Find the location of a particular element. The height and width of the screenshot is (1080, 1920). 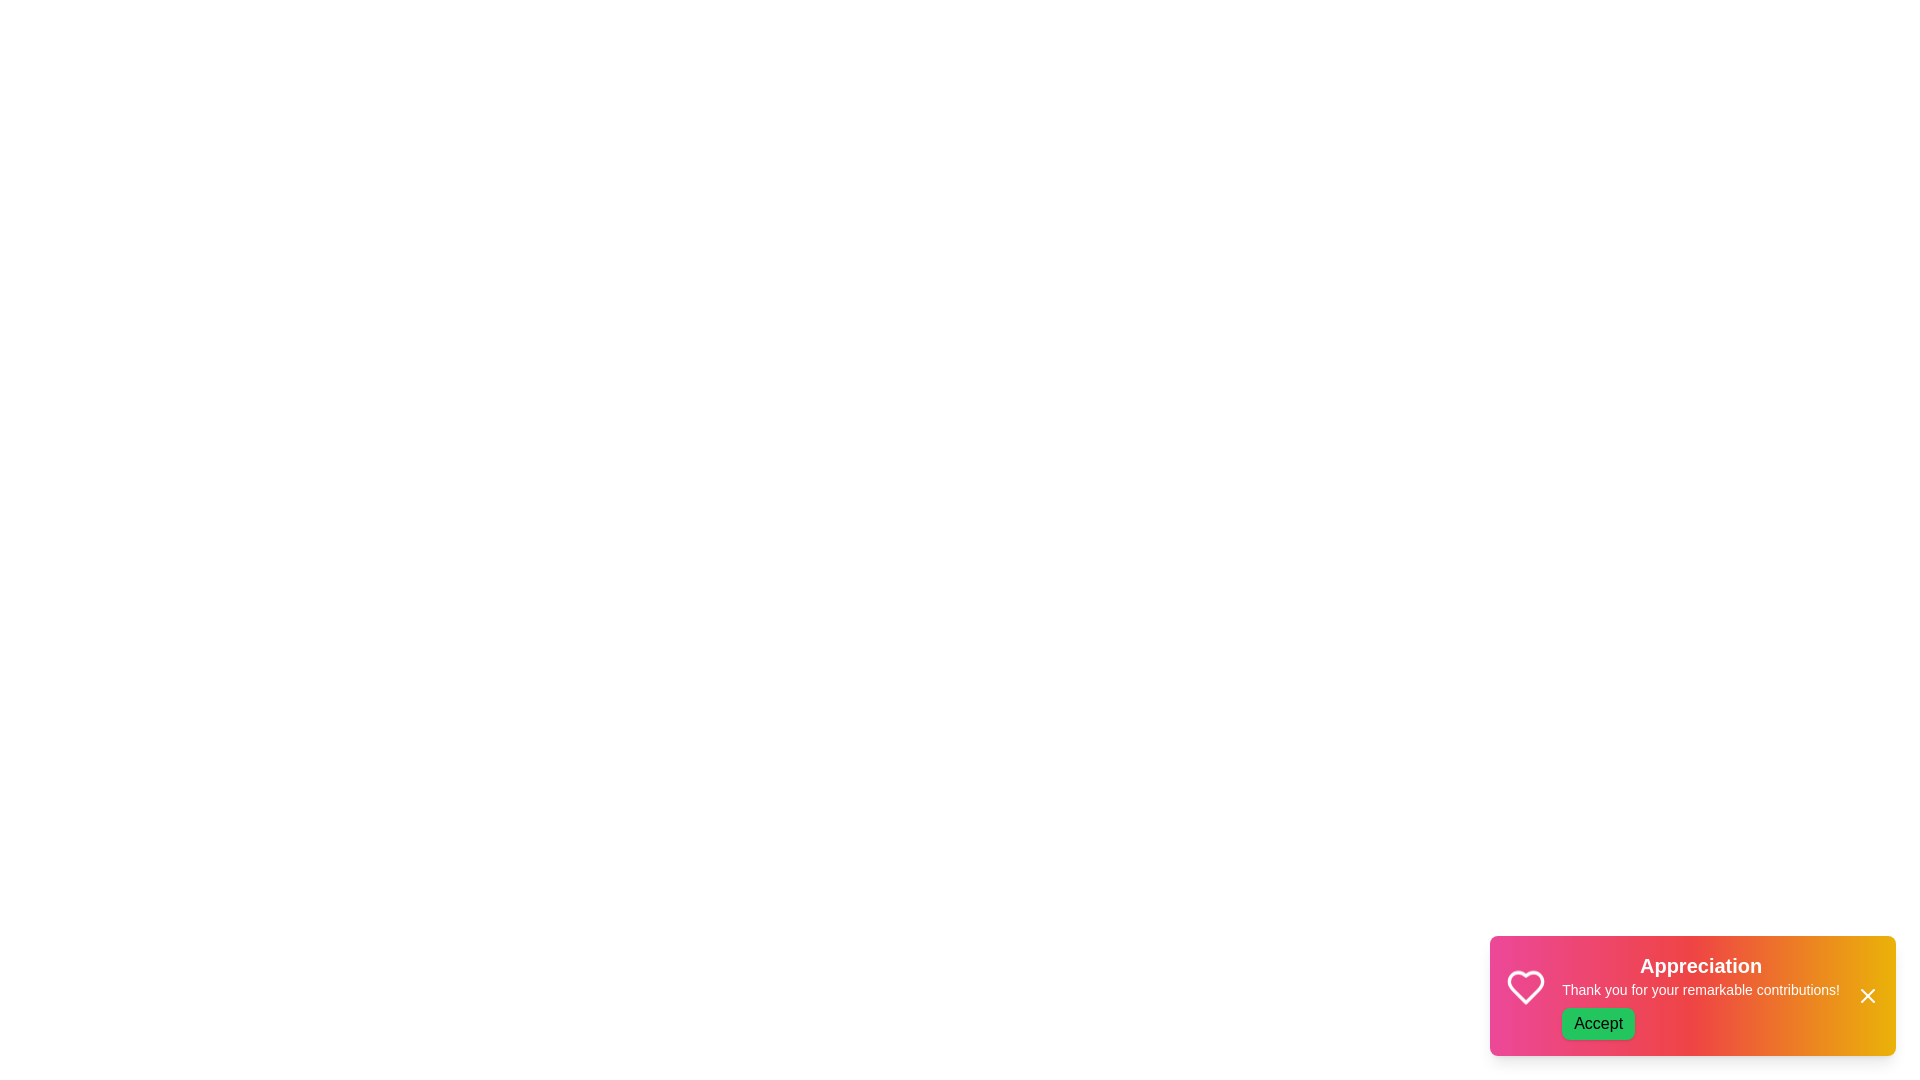

the close button to dismiss the notification is located at coordinates (1866, 995).